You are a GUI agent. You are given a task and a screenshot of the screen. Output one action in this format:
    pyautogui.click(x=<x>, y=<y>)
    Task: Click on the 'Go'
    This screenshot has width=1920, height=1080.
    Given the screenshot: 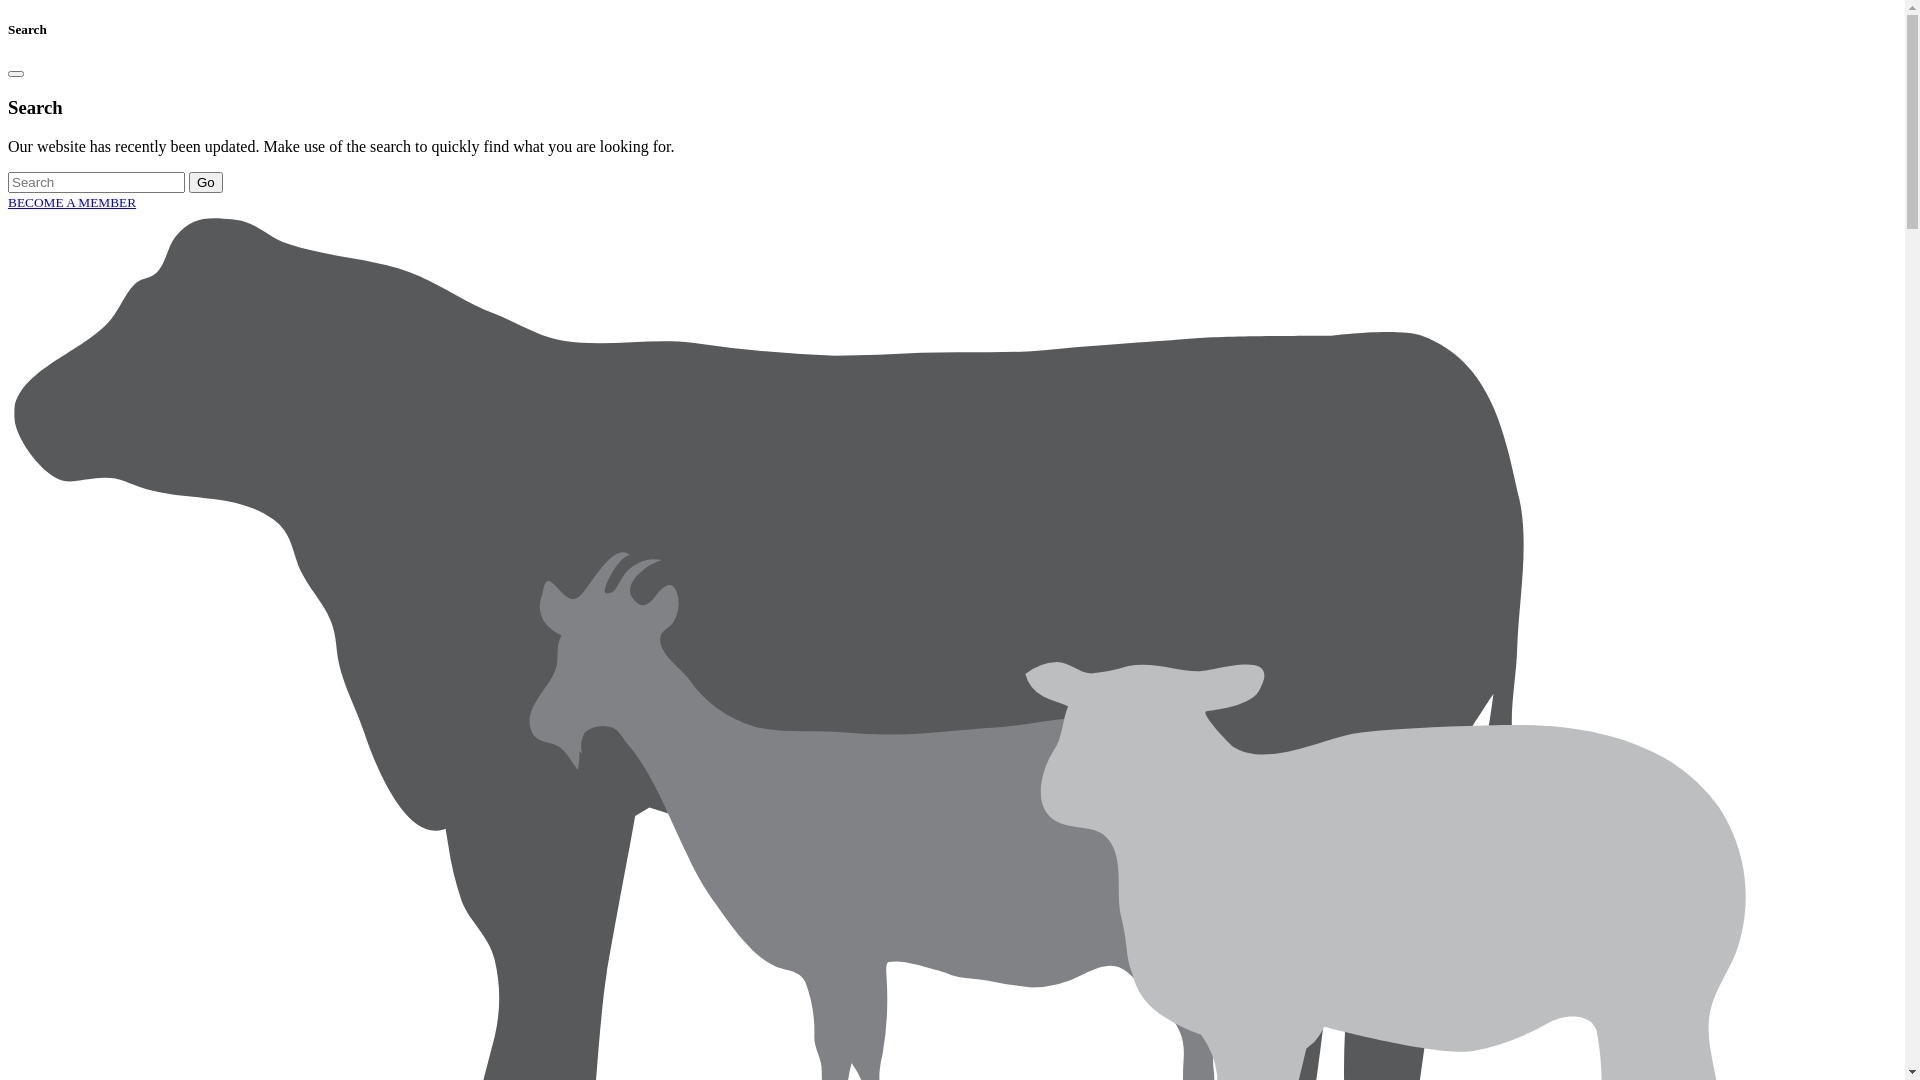 What is the action you would take?
    pyautogui.click(x=206, y=182)
    